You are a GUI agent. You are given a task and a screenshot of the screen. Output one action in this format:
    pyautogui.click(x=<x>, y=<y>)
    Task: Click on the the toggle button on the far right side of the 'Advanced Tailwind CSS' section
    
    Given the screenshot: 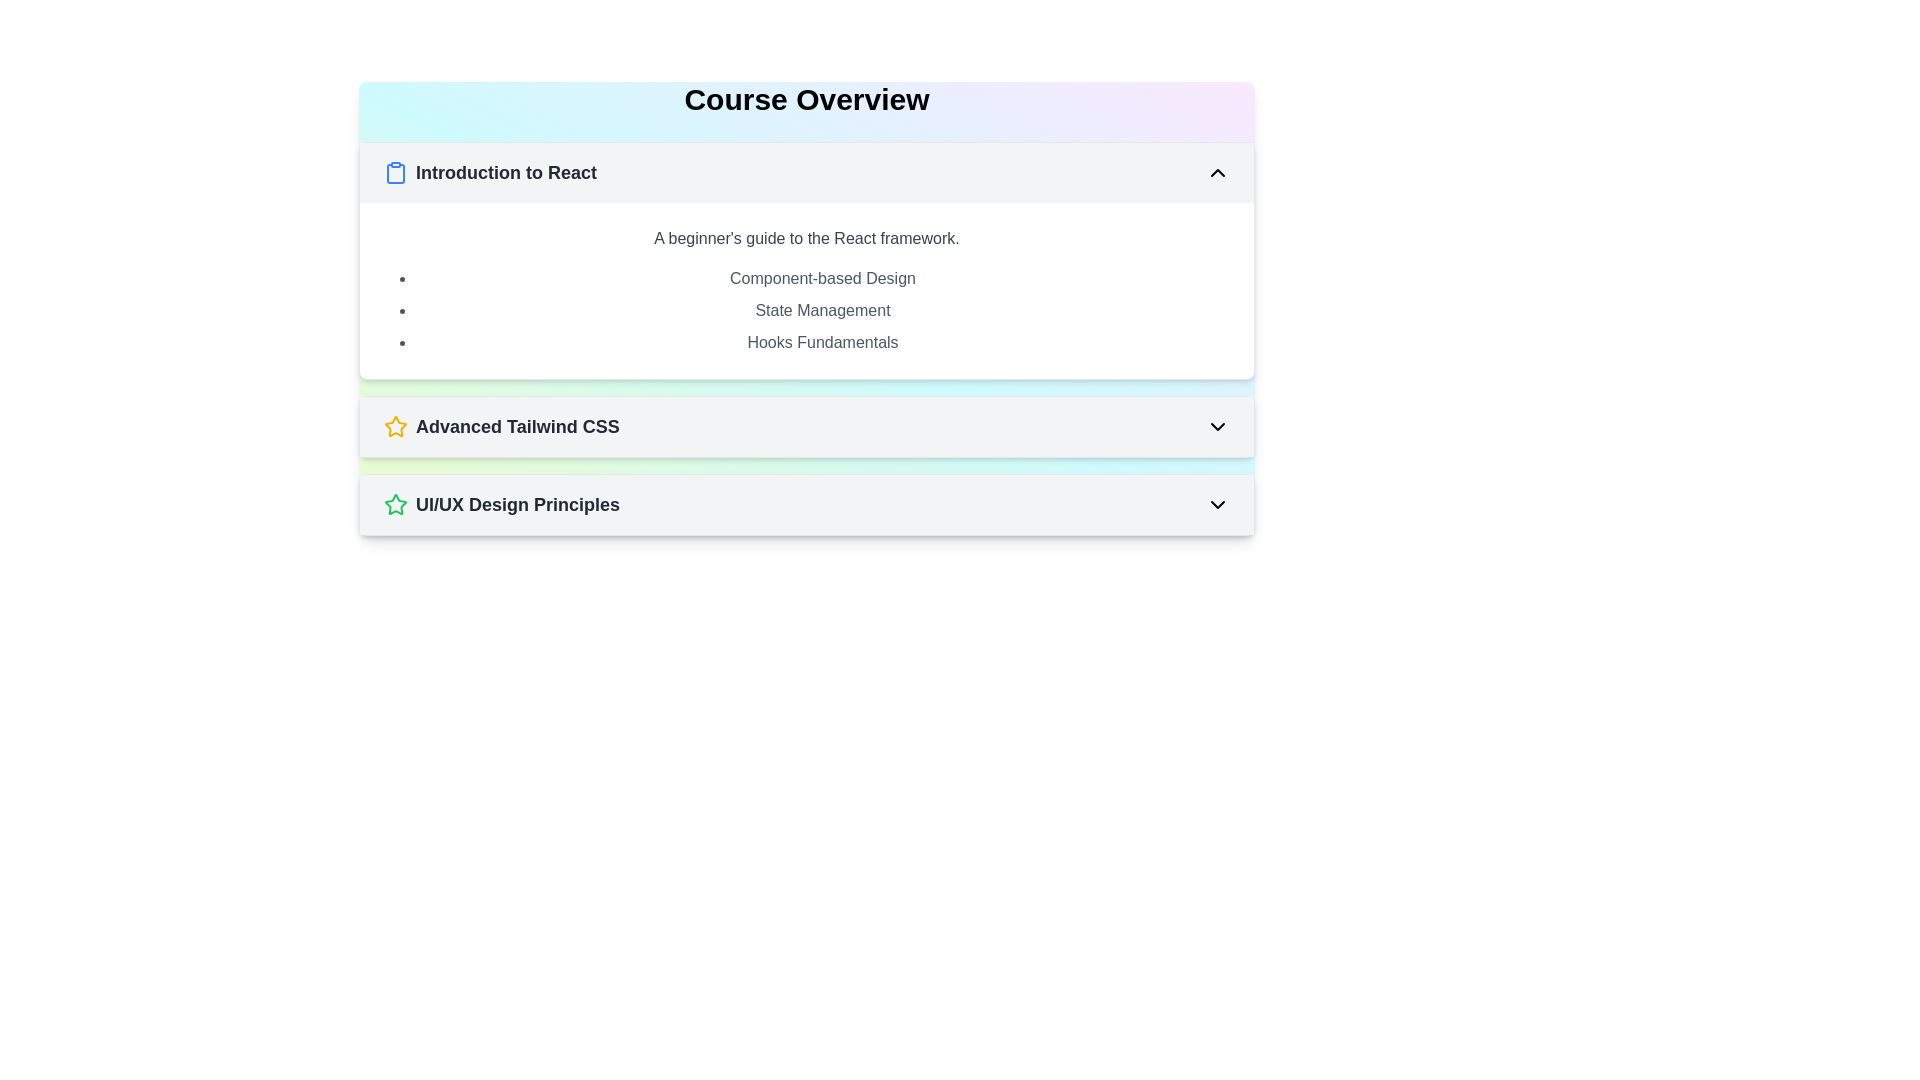 What is the action you would take?
    pyautogui.click(x=1217, y=426)
    